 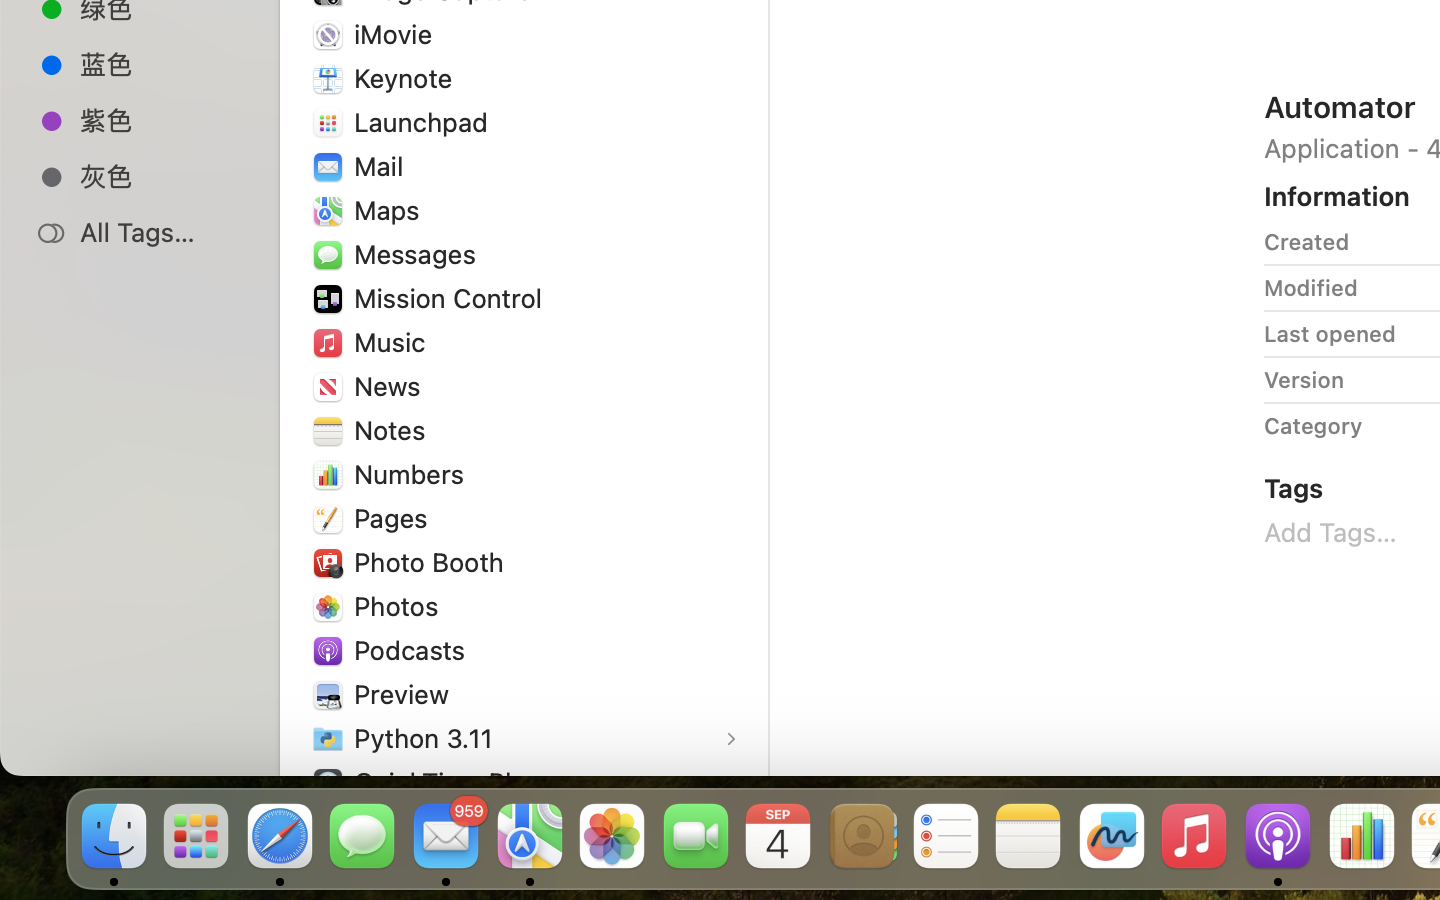 I want to click on 'Mission Control', so click(x=453, y=296).